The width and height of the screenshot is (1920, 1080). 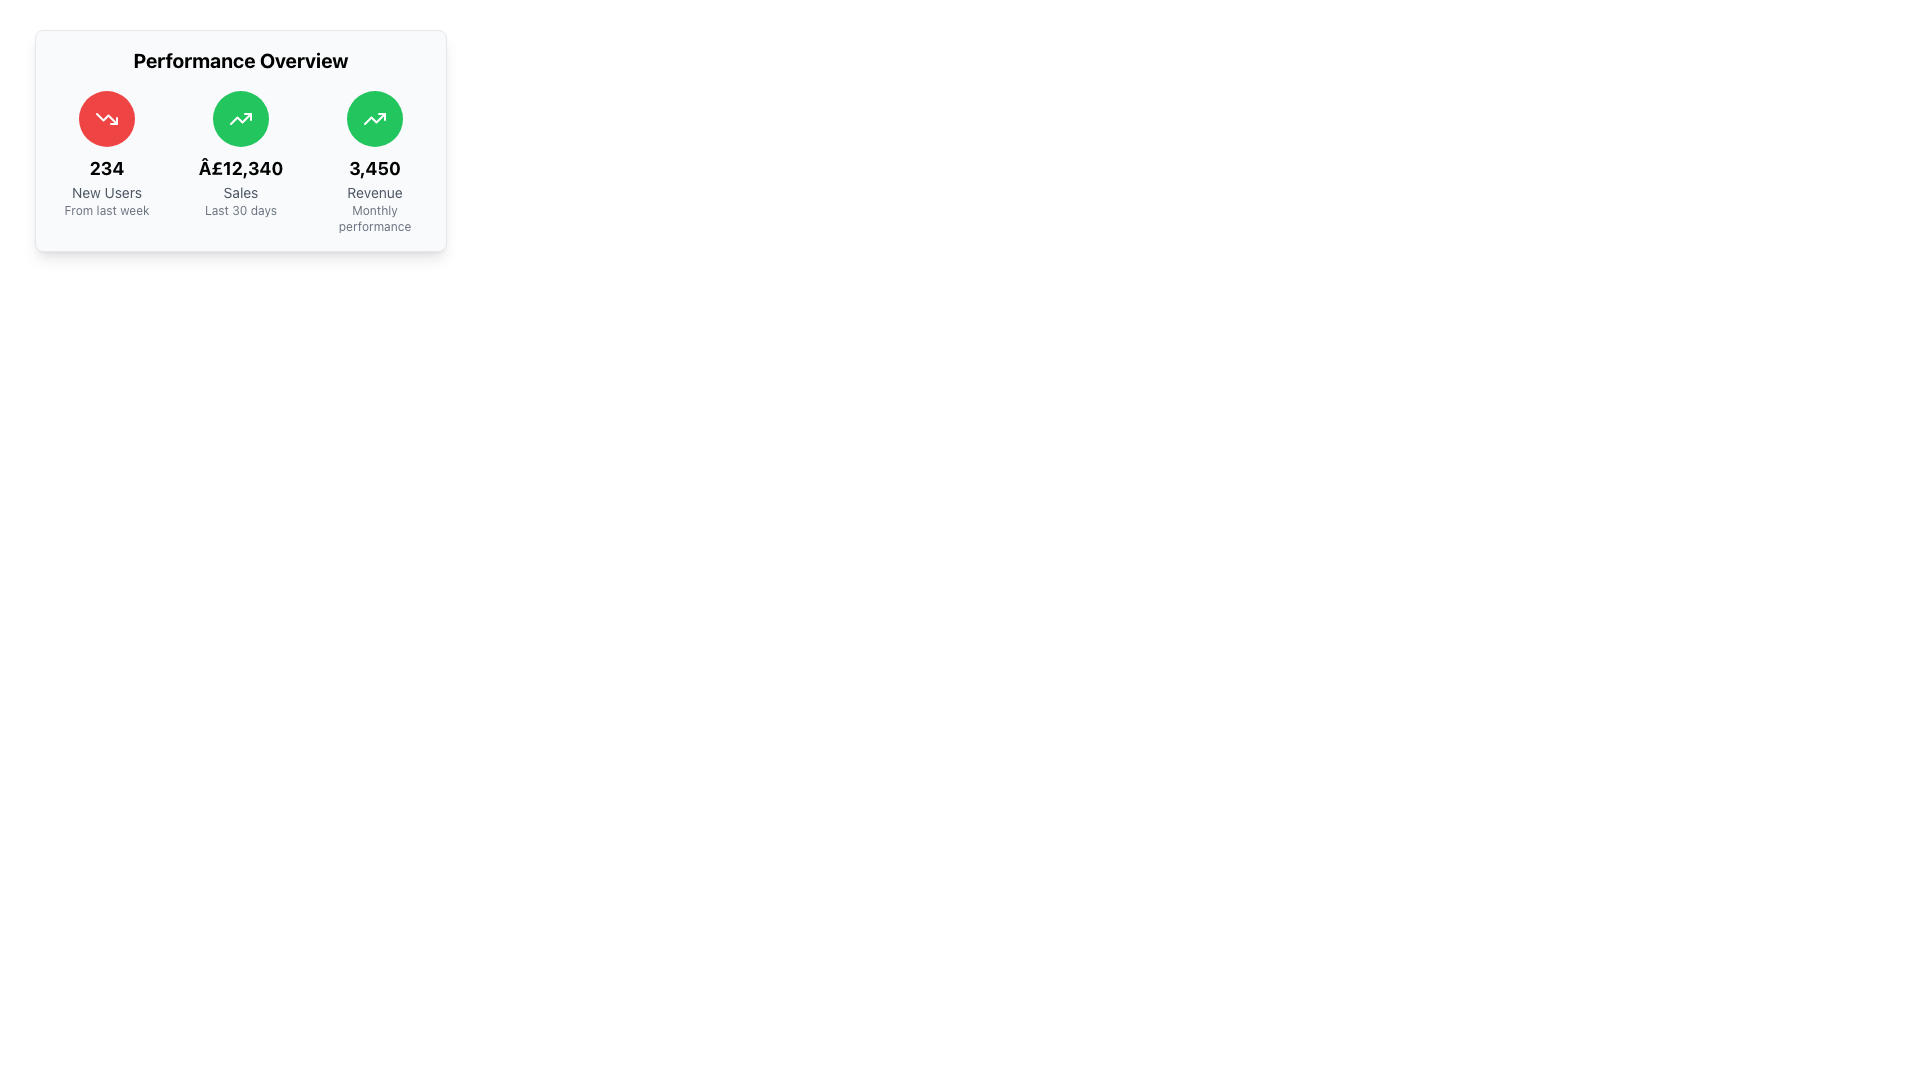 I want to click on the downward trend graphical icon representing 'New Users' in the leftmost circular indicator of the 'Performance Overview' section, so click(x=105, y=119).